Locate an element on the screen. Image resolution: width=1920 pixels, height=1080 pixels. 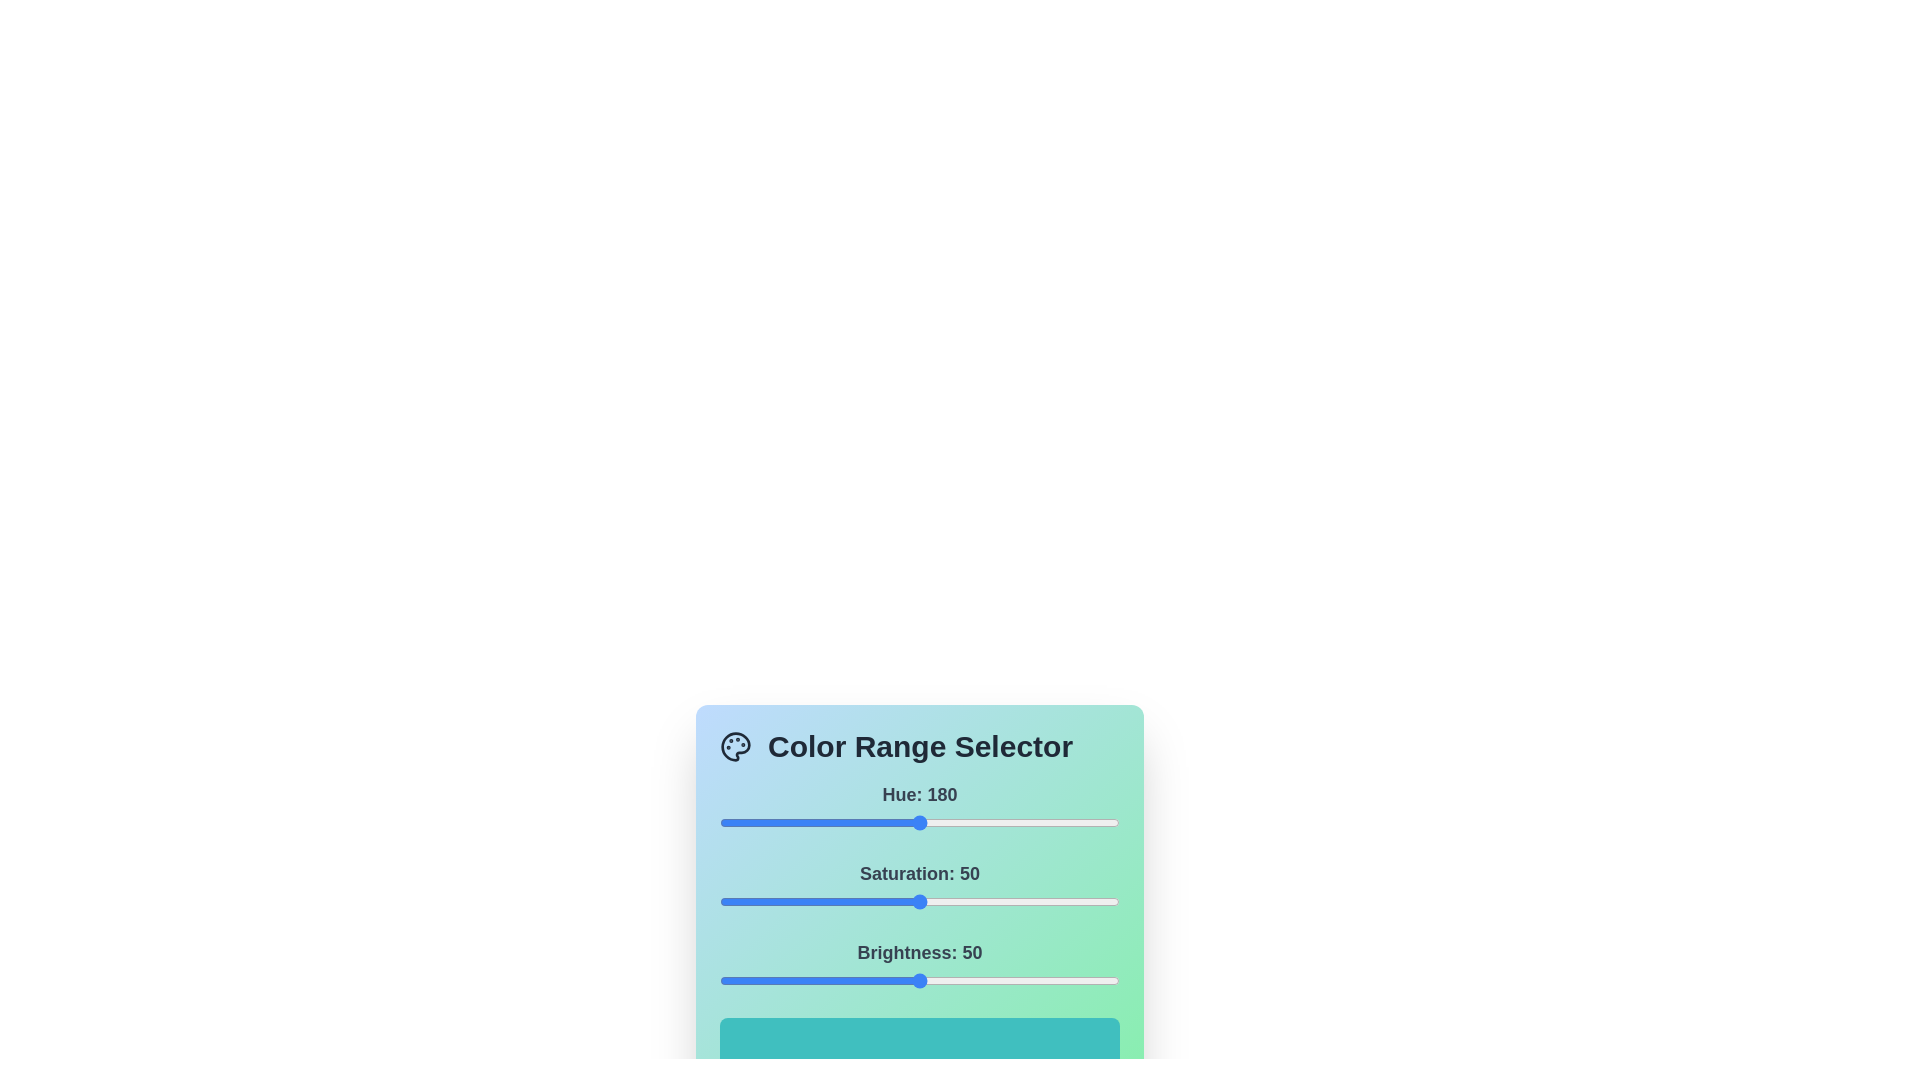
the brightness slider to set the brightness value to 62 is located at coordinates (968, 979).